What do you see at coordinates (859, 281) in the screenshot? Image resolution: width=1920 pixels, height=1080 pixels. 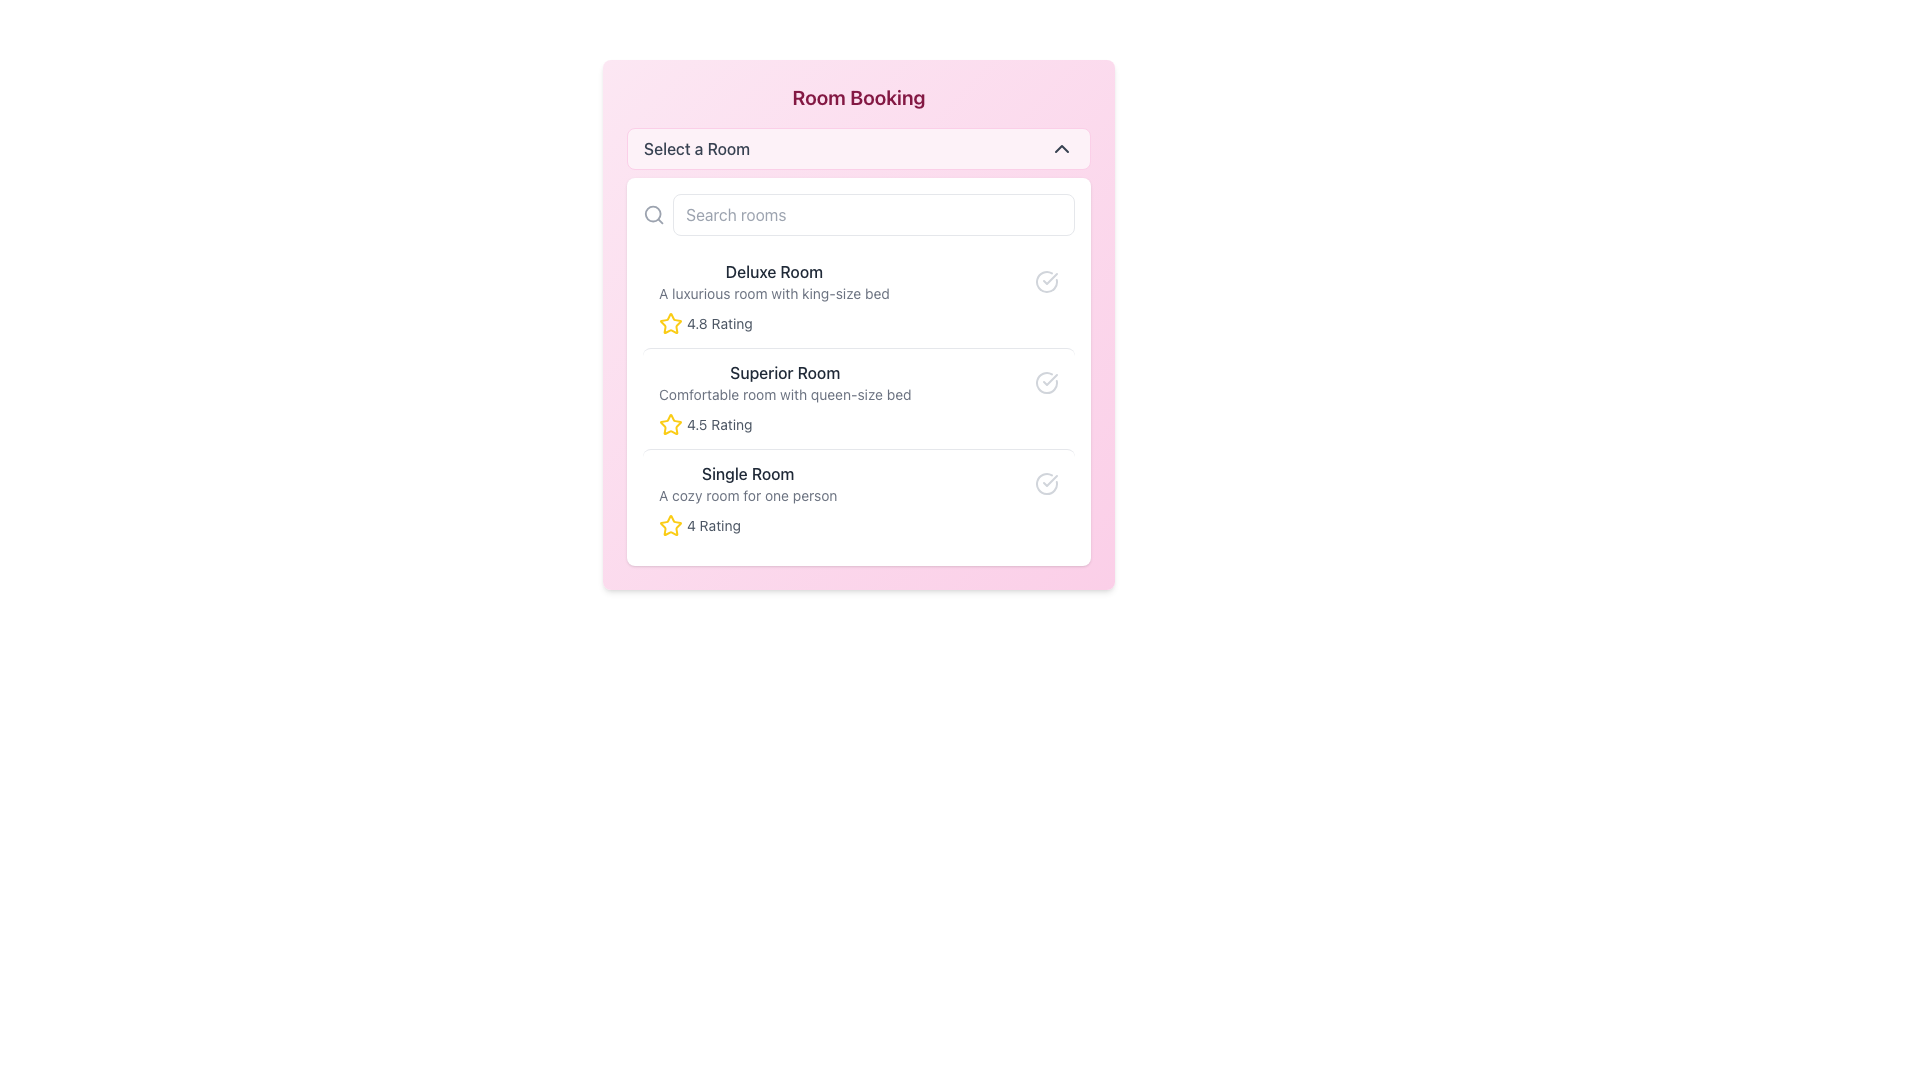 I see `the first room type option` at bounding box center [859, 281].